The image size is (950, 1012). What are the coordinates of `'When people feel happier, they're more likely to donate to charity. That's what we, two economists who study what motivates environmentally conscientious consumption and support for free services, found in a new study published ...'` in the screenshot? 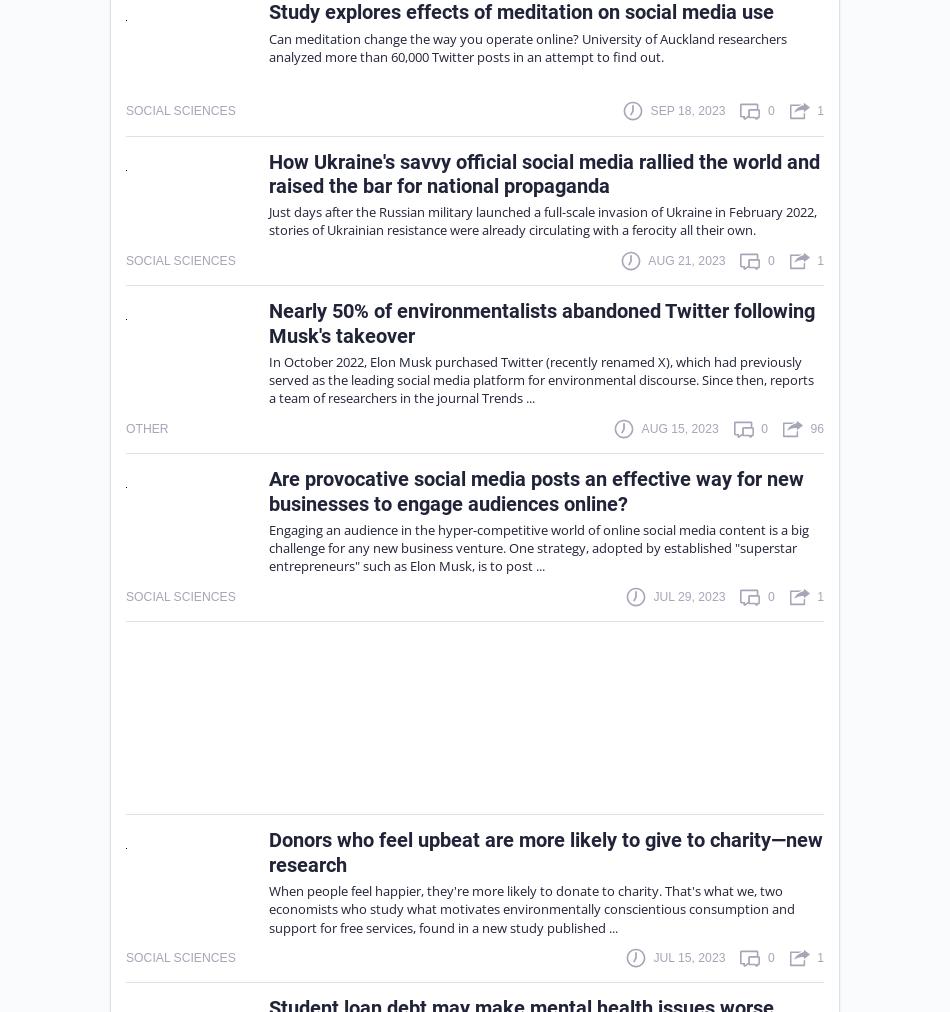 It's located at (532, 908).